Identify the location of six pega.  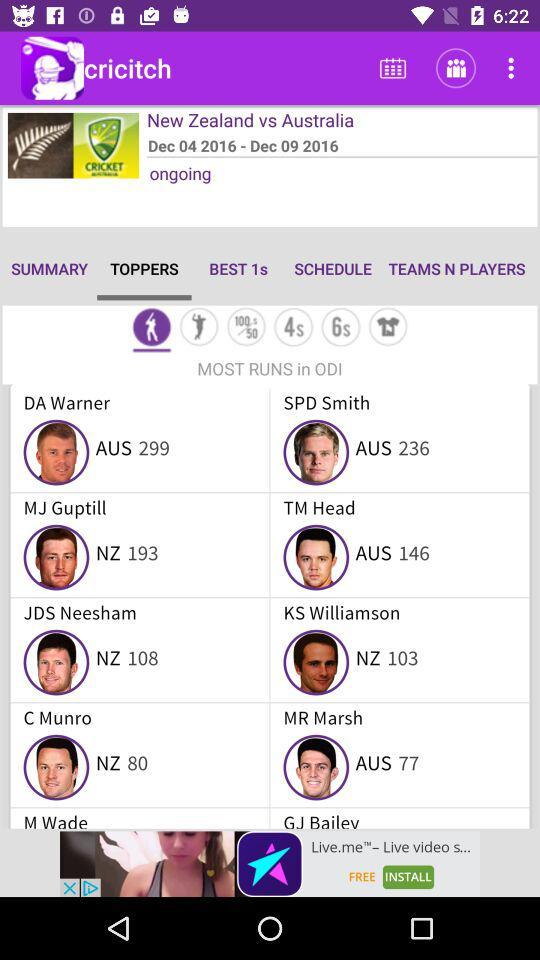
(339, 329).